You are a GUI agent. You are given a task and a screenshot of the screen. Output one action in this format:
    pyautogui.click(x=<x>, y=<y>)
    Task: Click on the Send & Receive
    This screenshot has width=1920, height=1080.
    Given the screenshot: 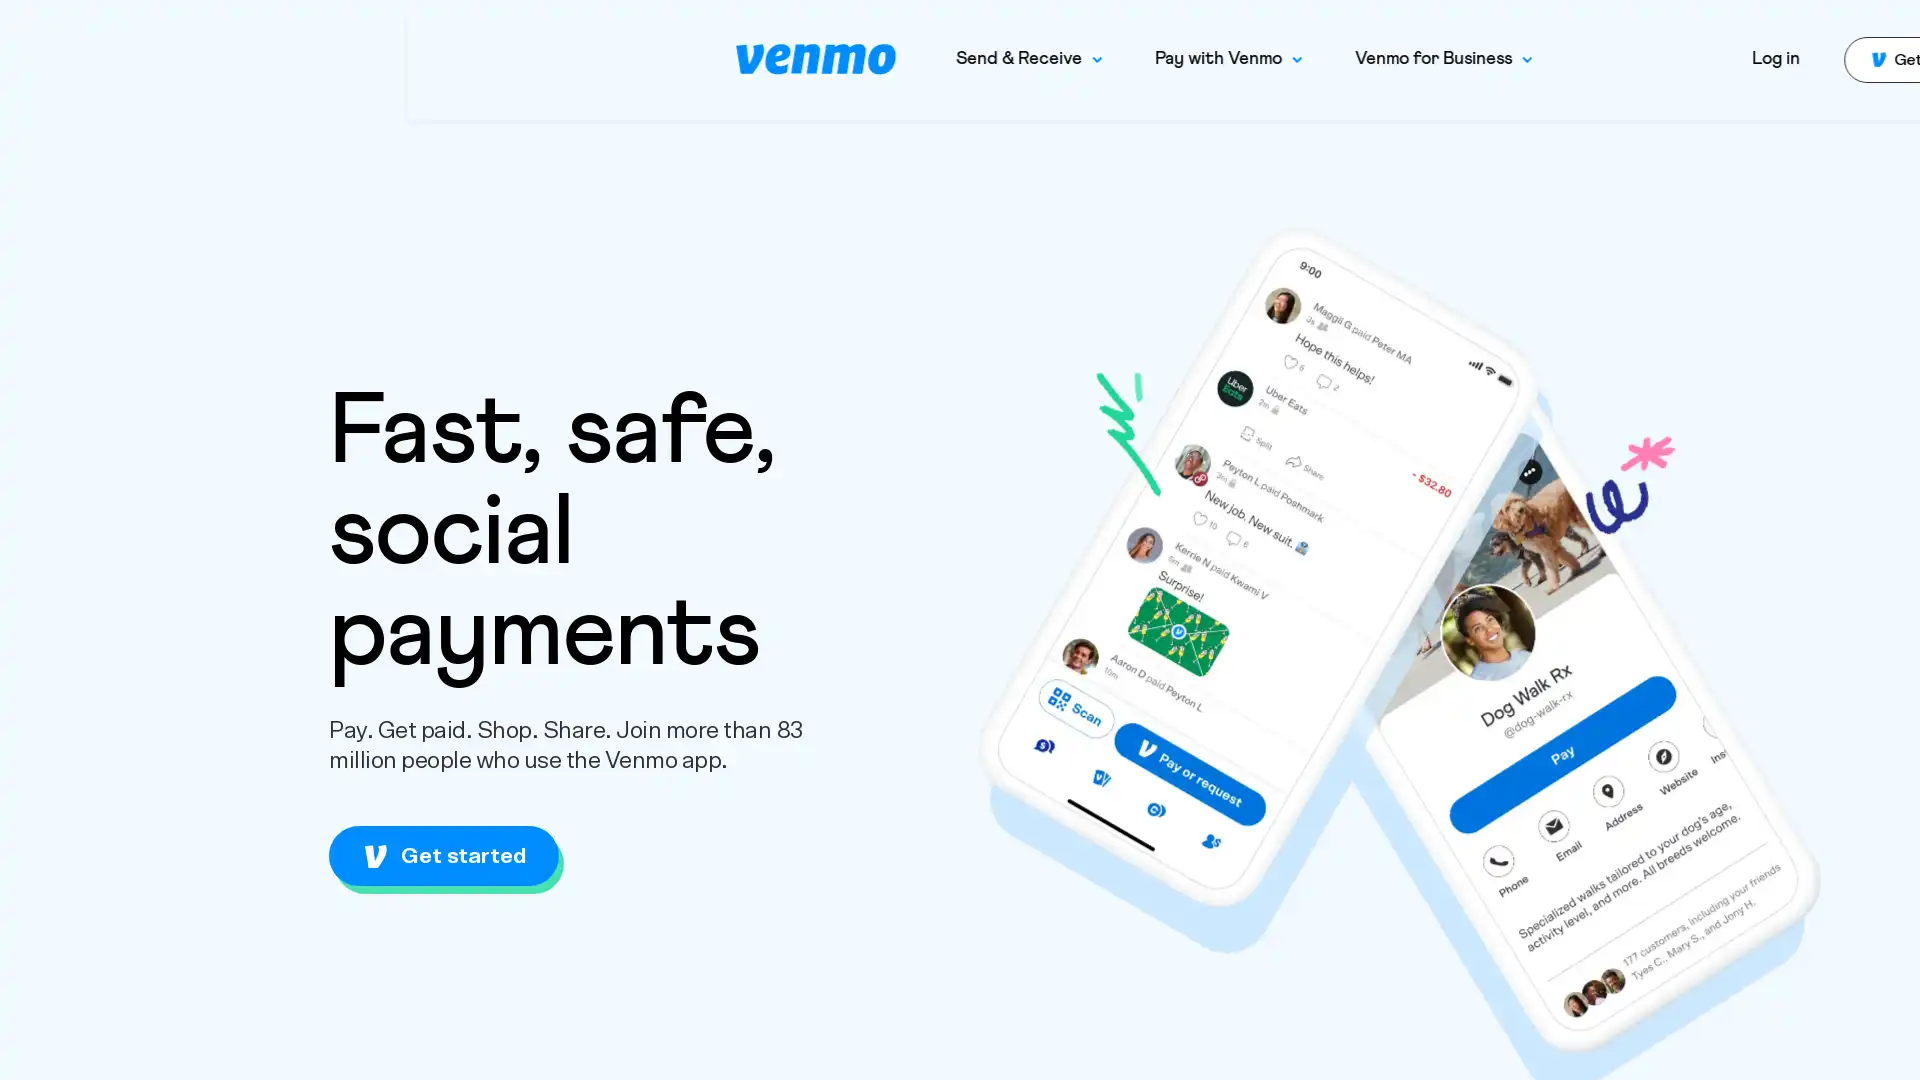 What is the action you would take?
    pyautogui.click(x=621, y=58)
    